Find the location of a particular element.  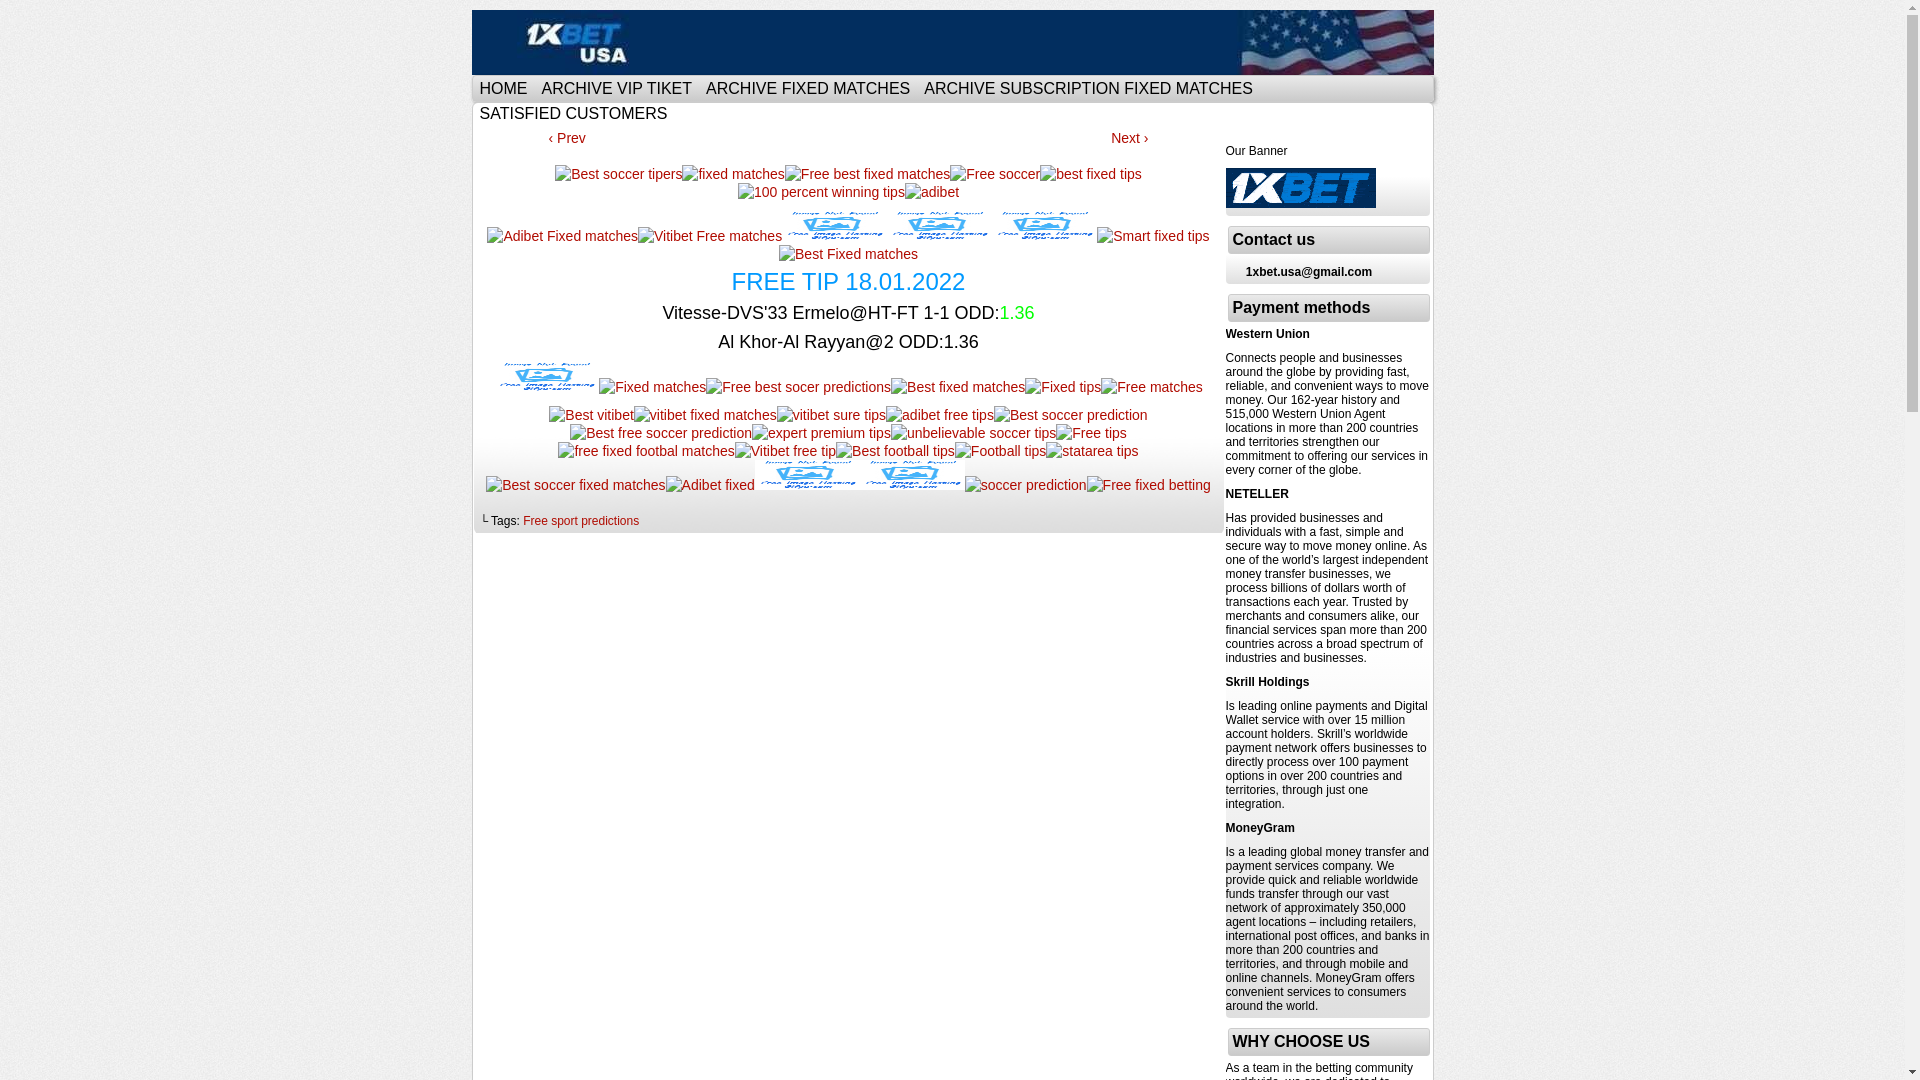

'Best soccer tipers' is located at coordinates (617, 172).